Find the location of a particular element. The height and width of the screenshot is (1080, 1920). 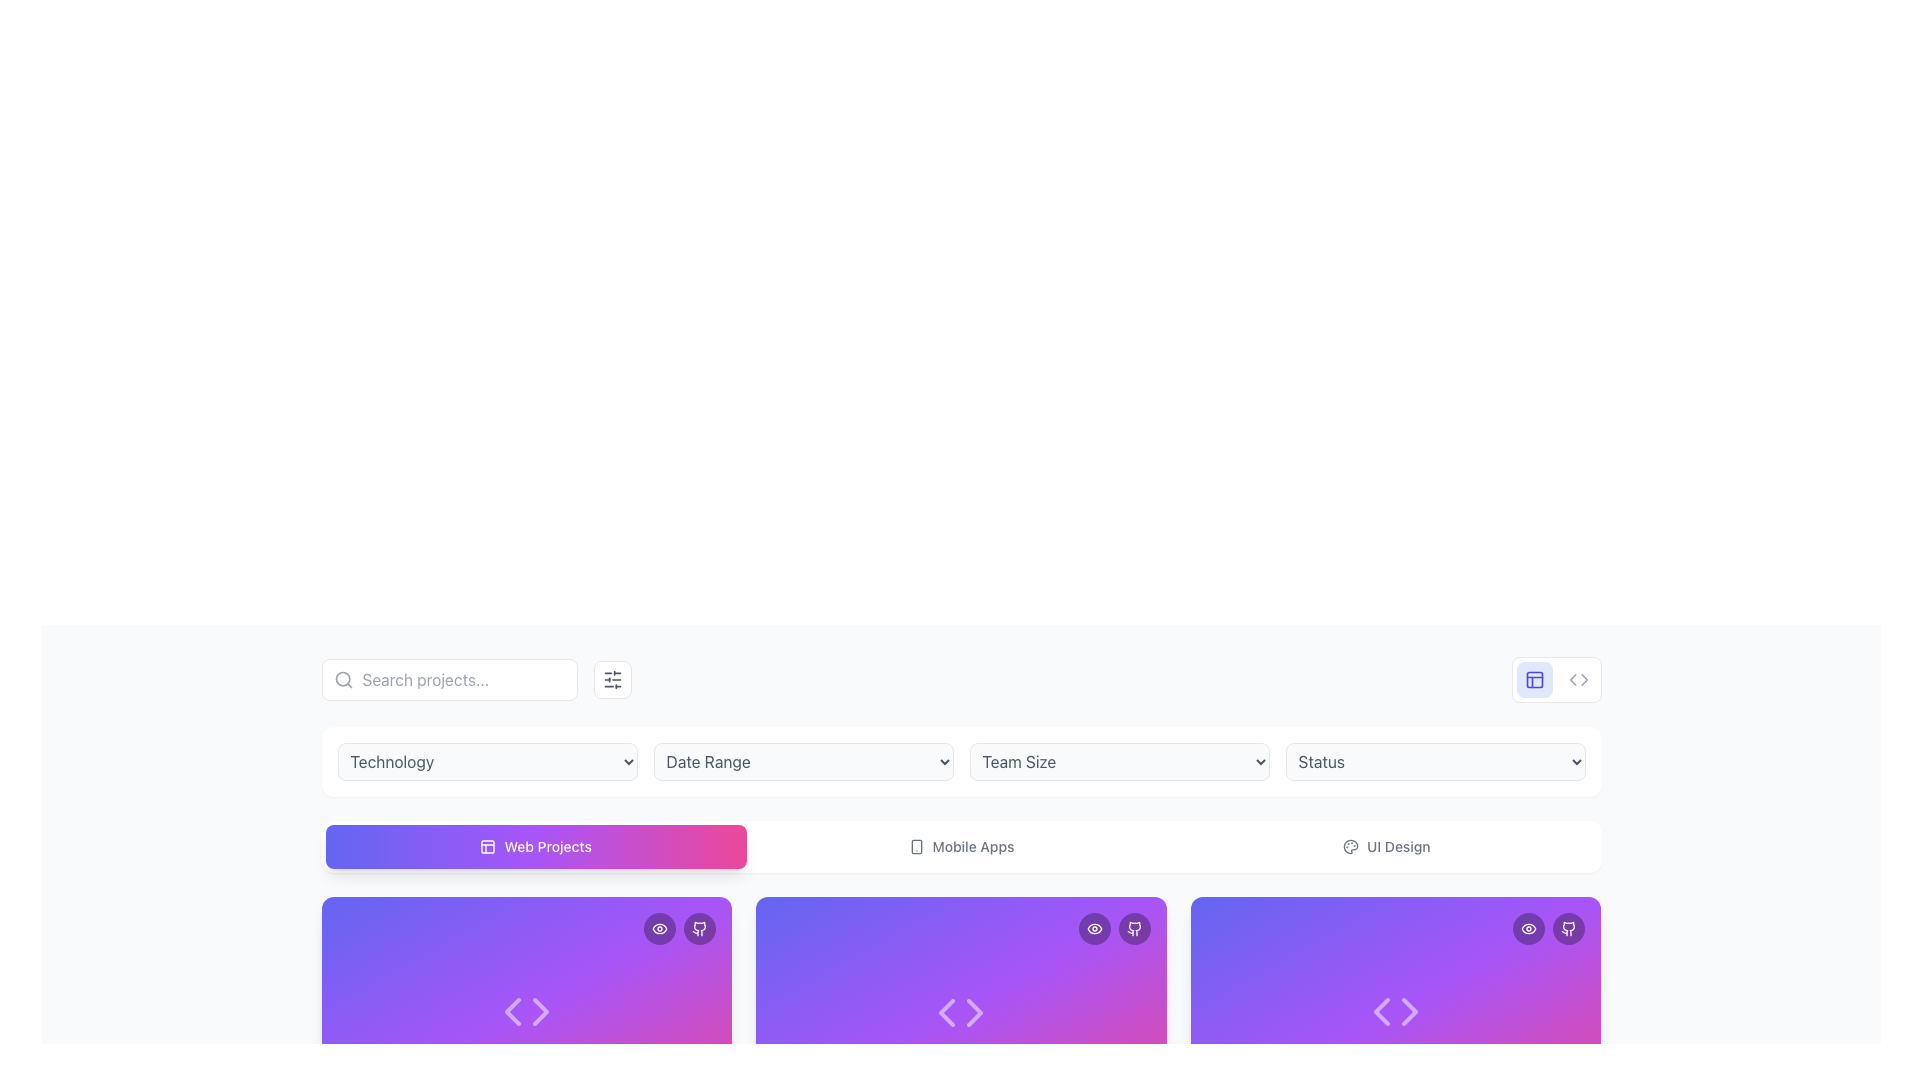

the expanded options within the 'Status' dropdown menu, which is the rightmost dropdown in the top-center grid of the interface is located at coordinates (1434, 762).